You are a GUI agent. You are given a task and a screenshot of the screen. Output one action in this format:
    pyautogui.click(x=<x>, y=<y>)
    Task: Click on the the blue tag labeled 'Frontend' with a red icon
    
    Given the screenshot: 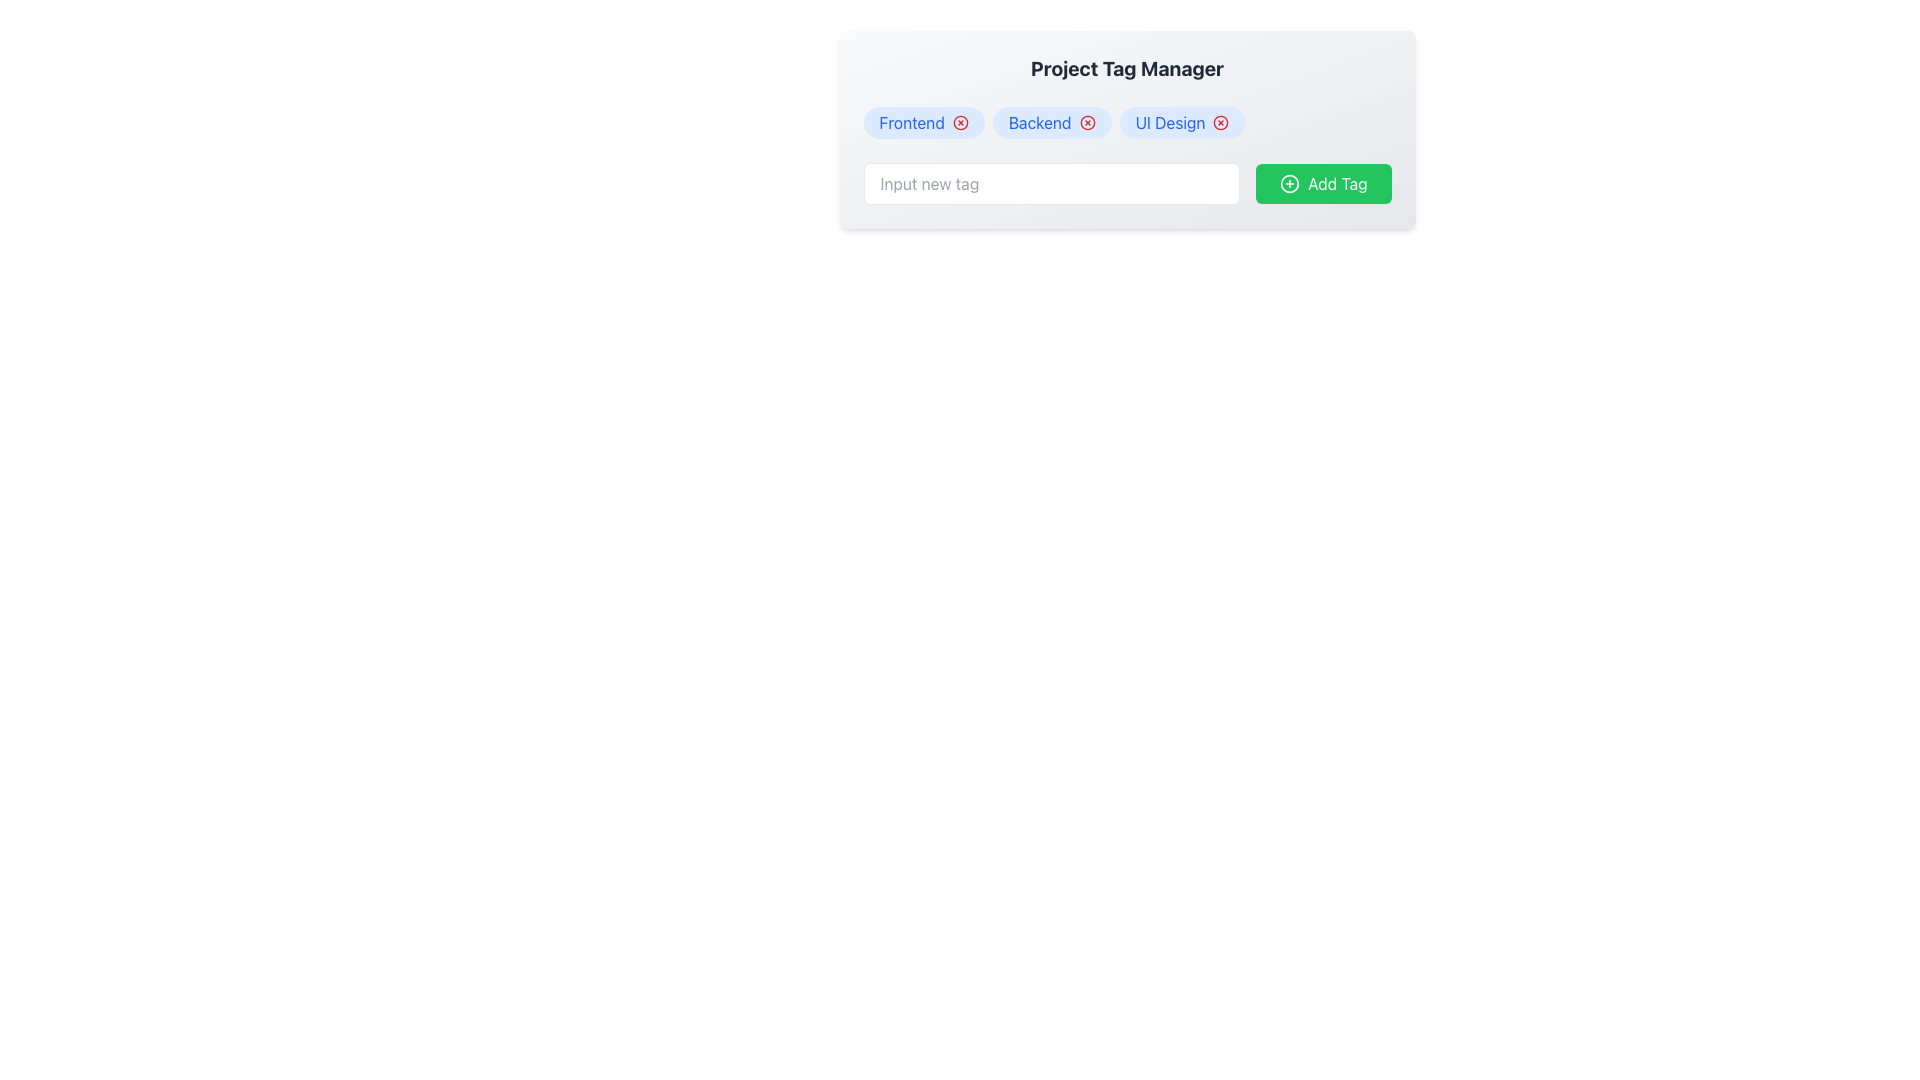 What is the action you would take?
    pyautogui.click(x=923, y=123)
    